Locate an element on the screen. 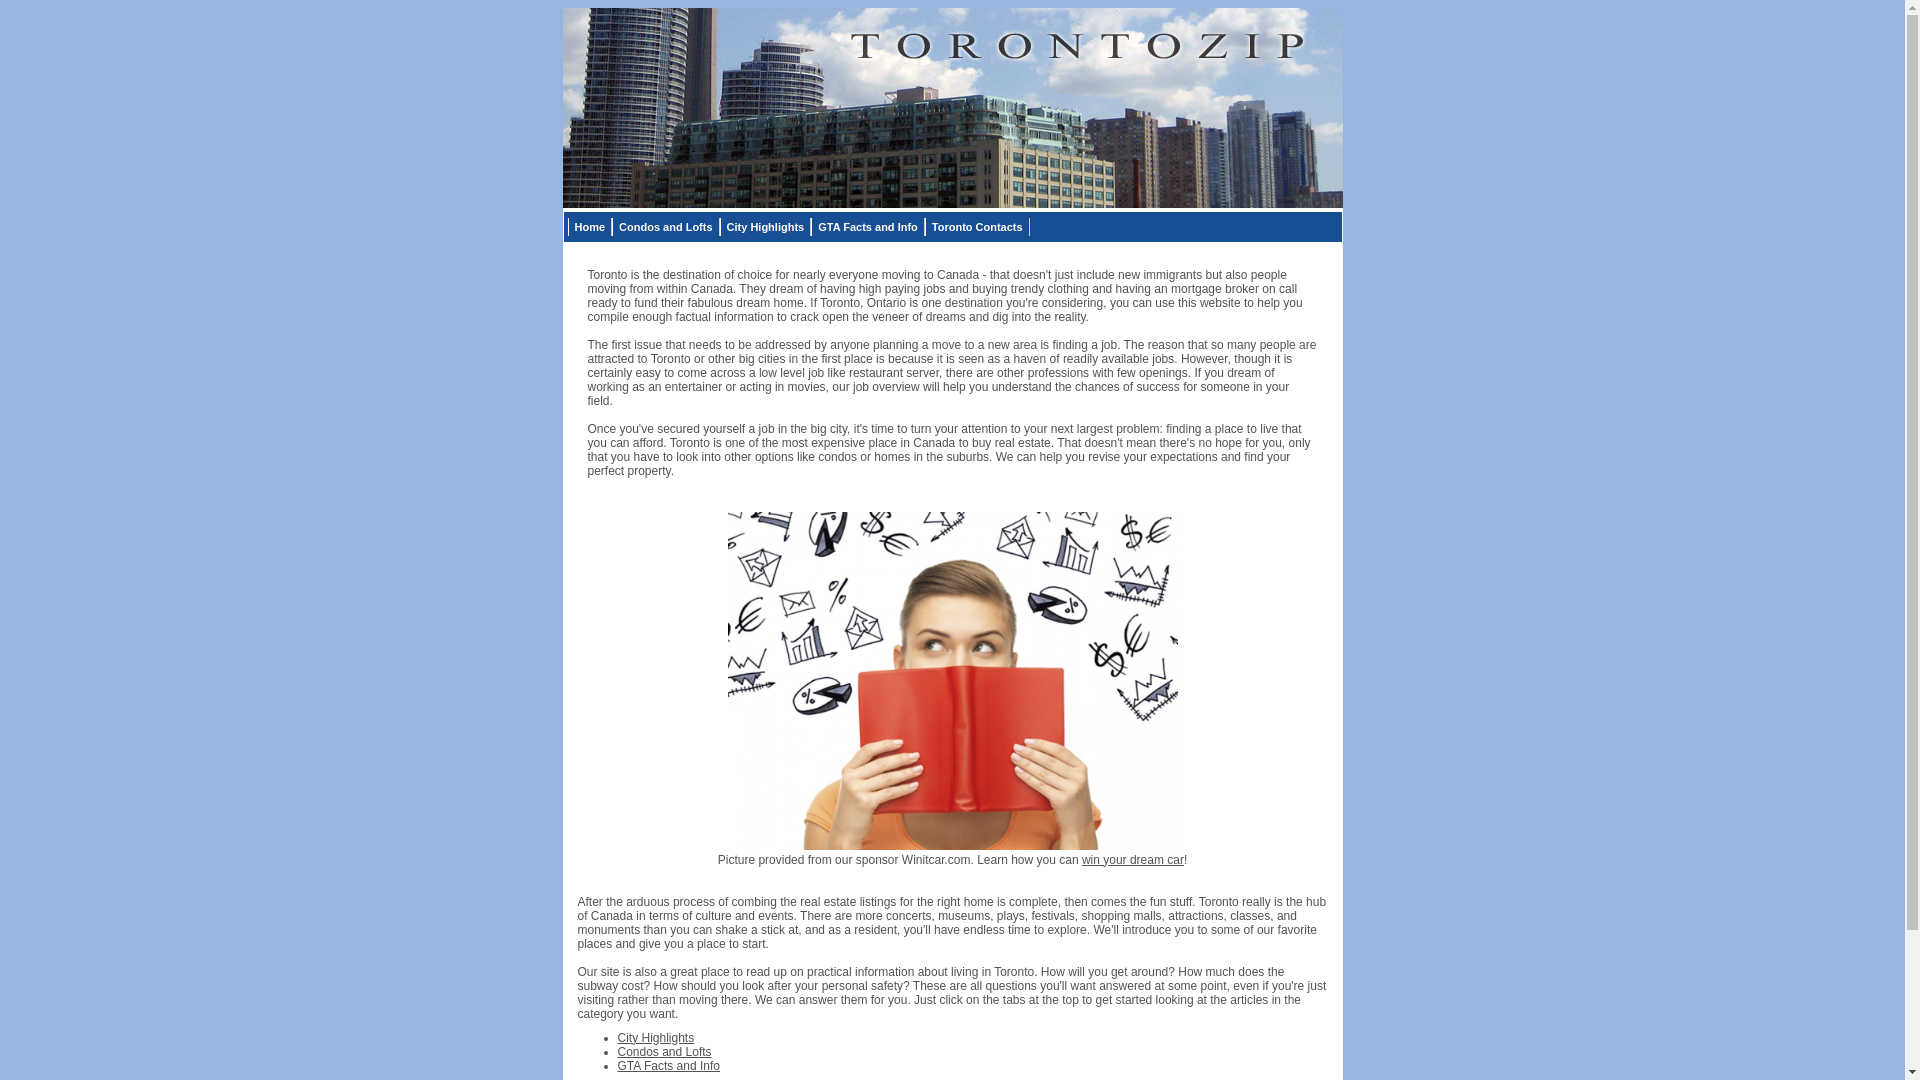  'Condos and Lofts' is located at coordinates (665, 1049).